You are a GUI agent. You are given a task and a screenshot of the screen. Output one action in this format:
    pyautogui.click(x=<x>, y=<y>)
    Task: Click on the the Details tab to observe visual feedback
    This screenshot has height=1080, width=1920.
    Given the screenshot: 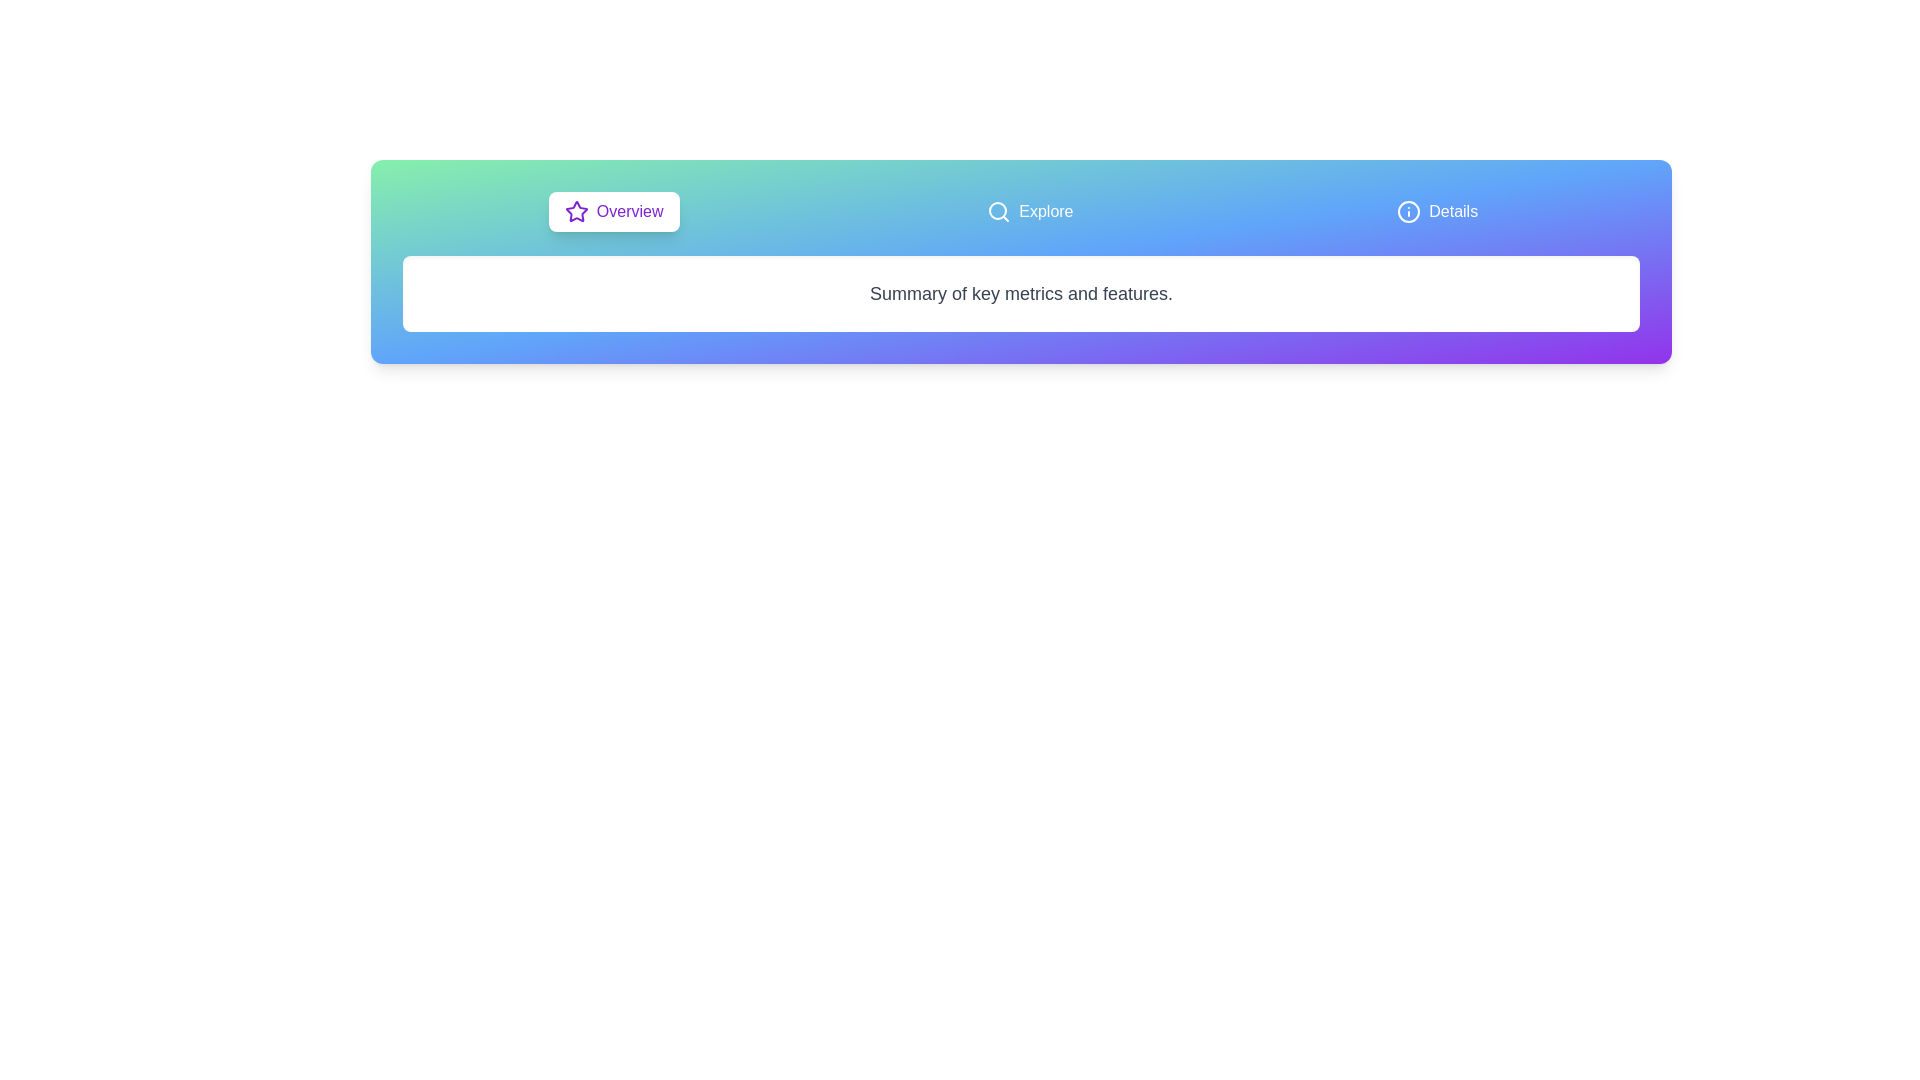 What is the action you would take?
    pyautogui.click(x=1436, y=212)
    